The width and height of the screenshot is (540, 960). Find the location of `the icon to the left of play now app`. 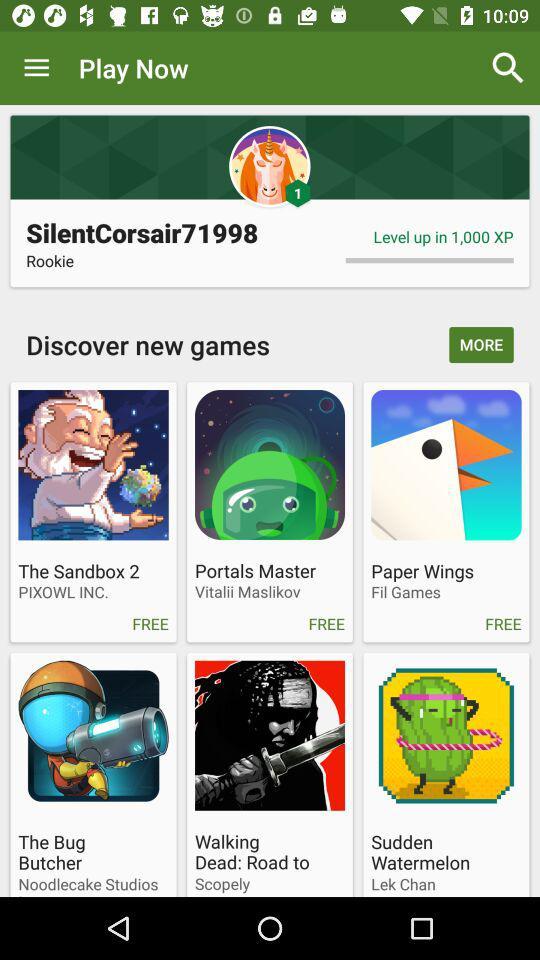

the icon to the left of play now app is located at coordinates (36, 68).